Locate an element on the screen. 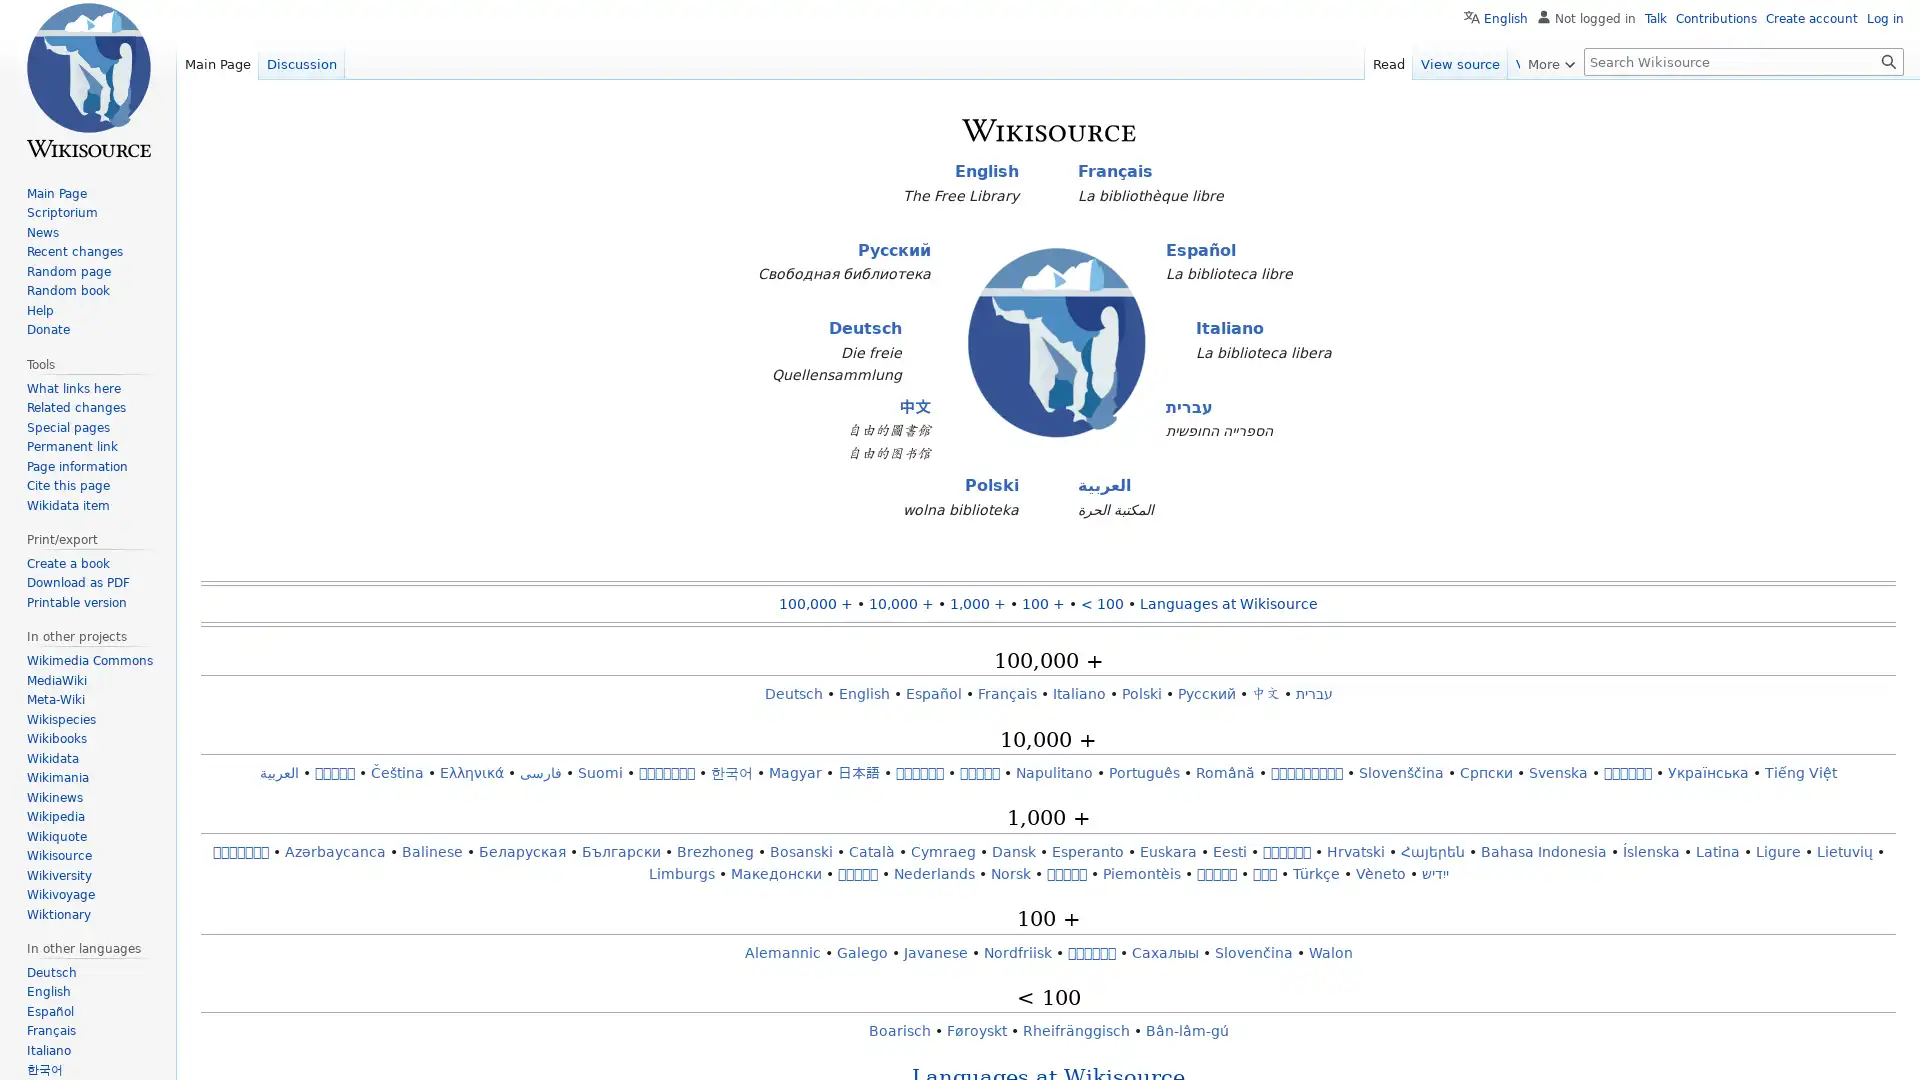 This screenshot has width=1920, height=1080. Search is located at coordinates (1888, 60).